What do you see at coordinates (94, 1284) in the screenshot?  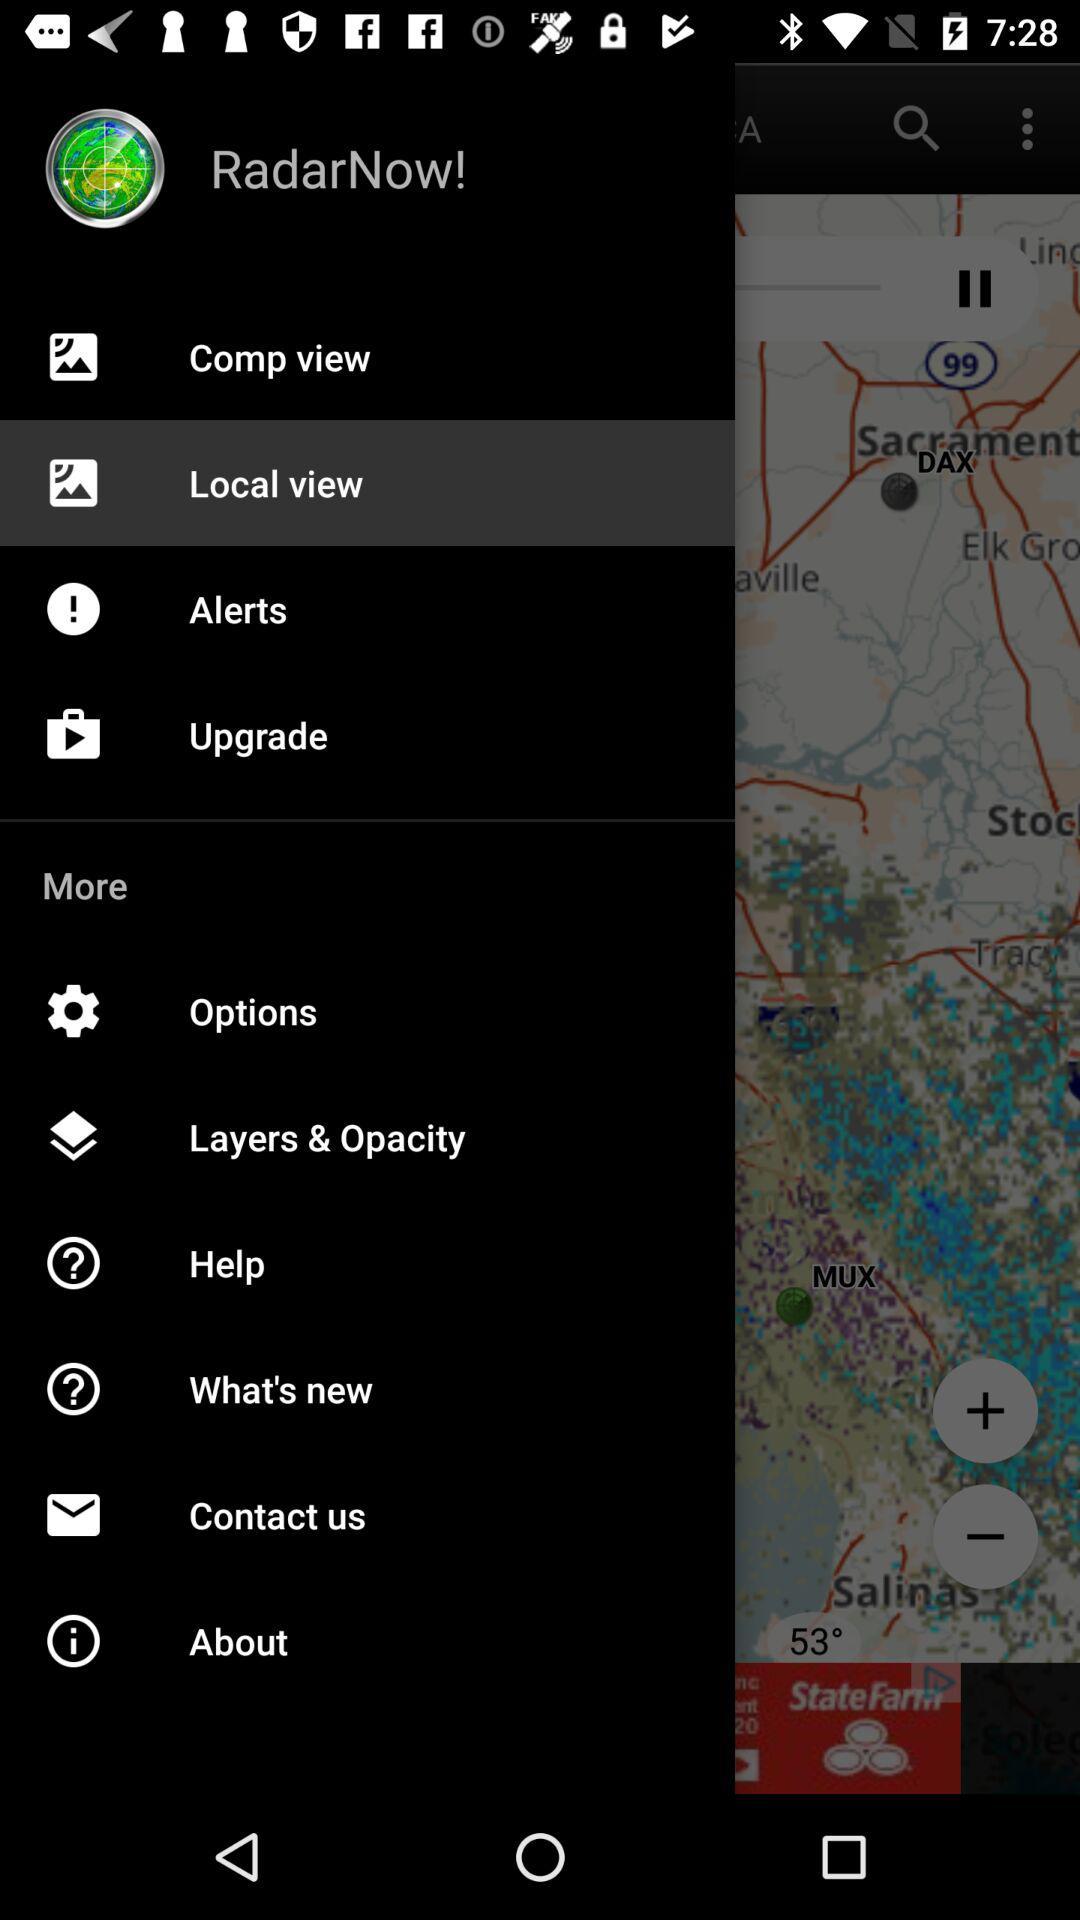 I see `the help icon` at bounding box center [94, 1284].